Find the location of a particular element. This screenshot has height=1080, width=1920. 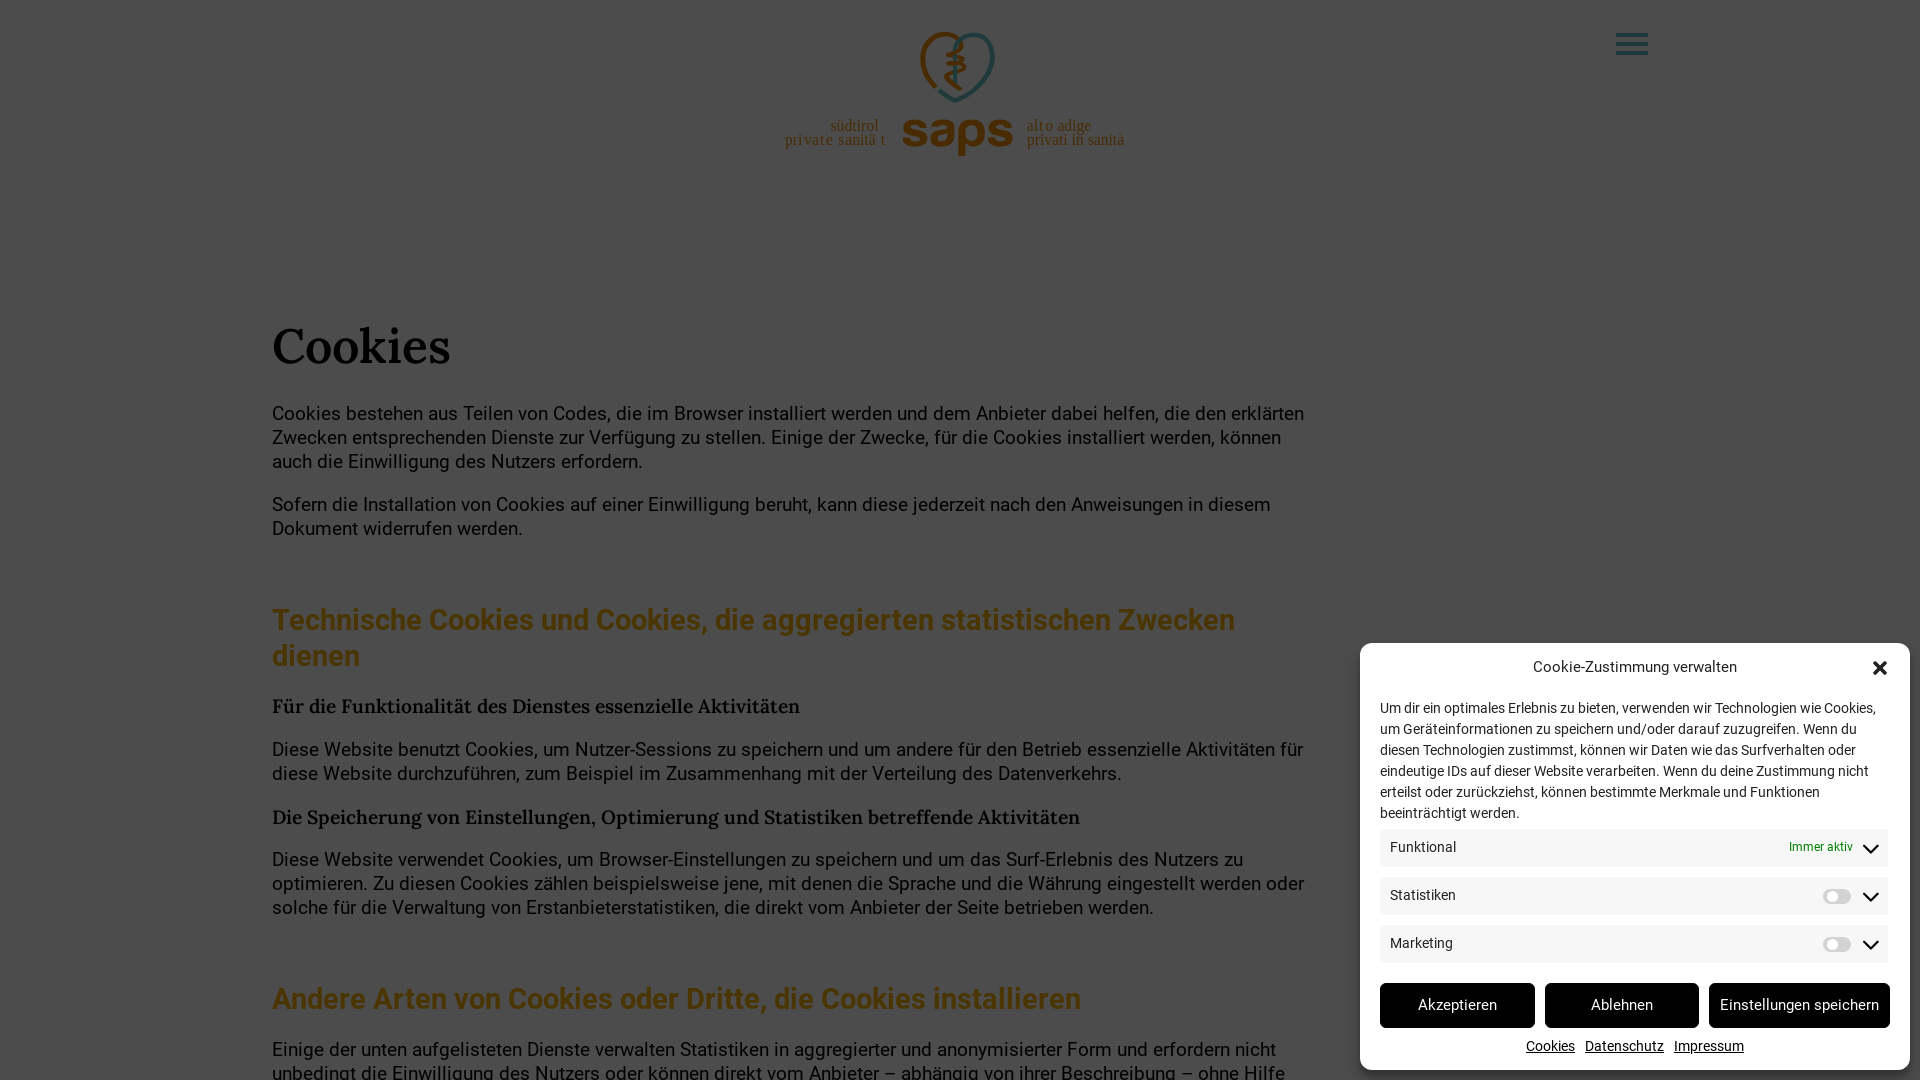

'Datenschutz' is located at coordinates (1624, 1045).